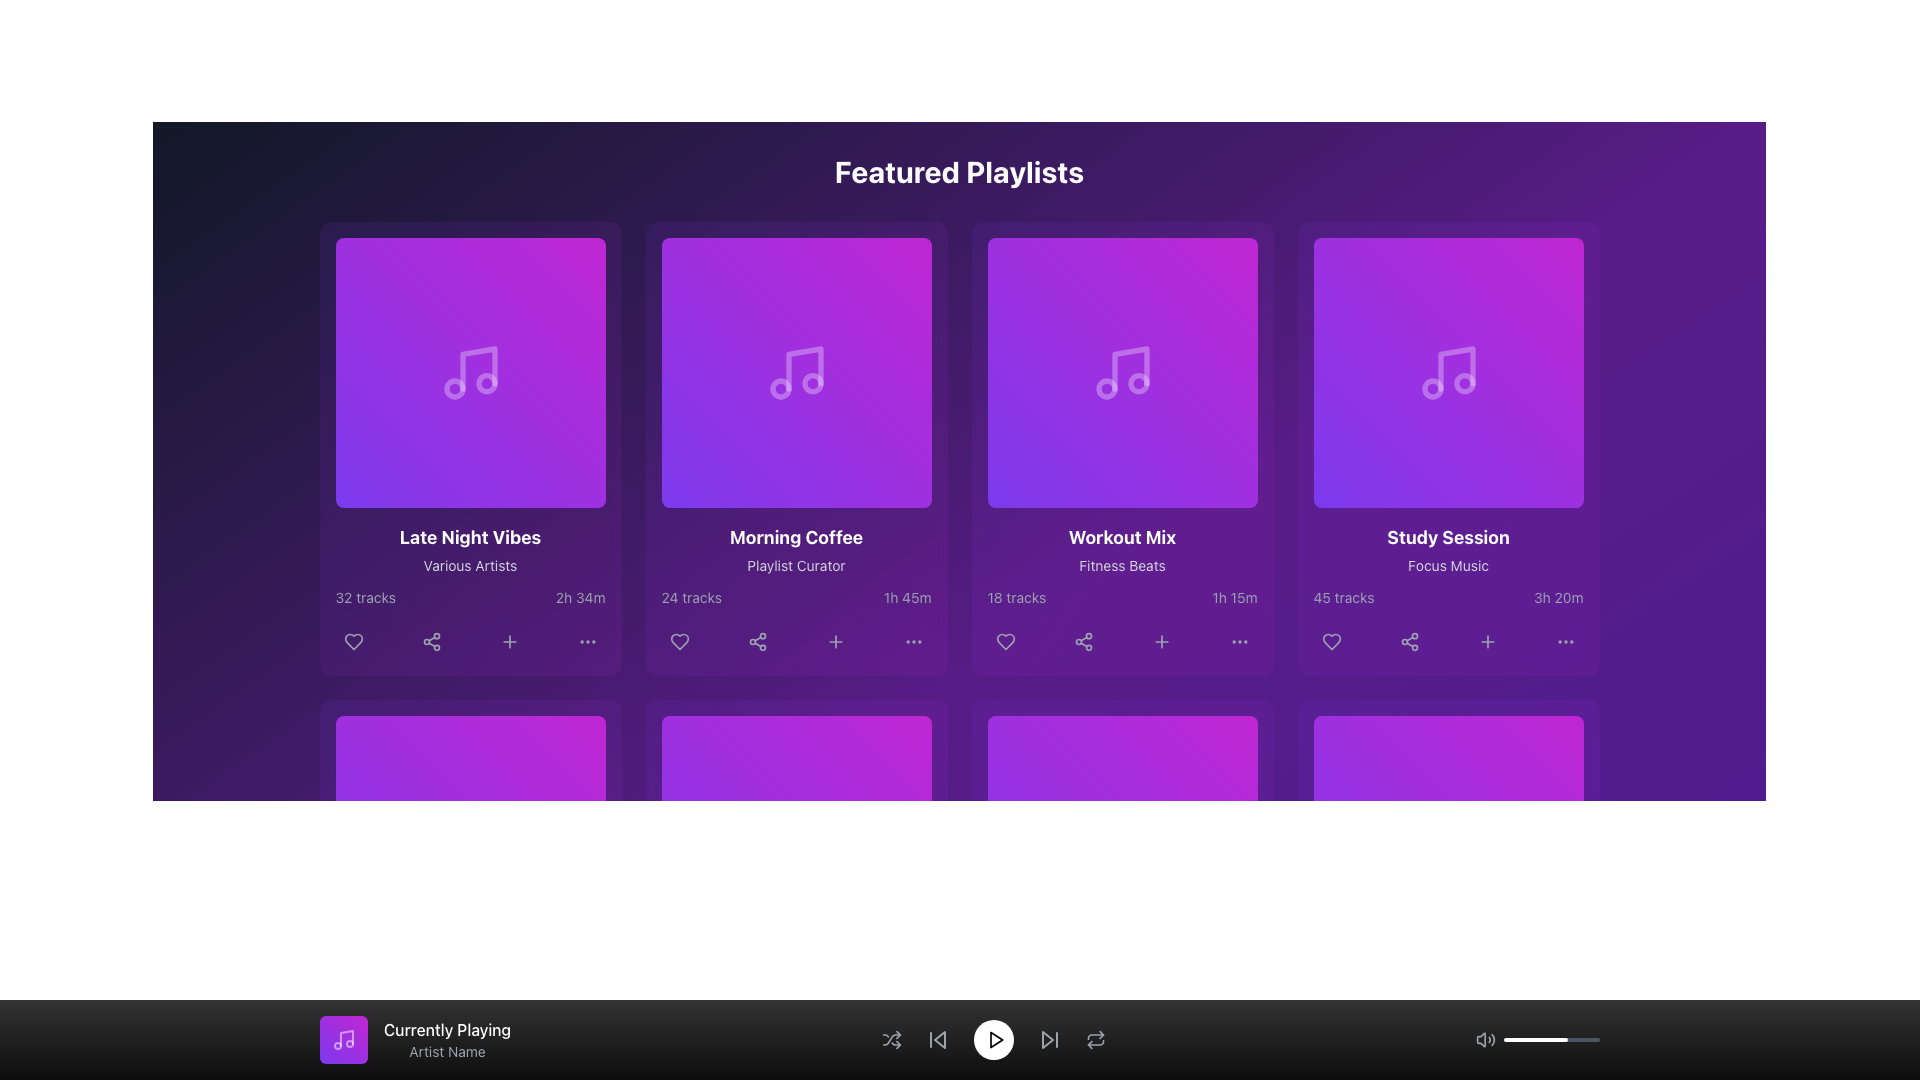 The height and width of the screenshot is (1080, 1920). Describe the element at coordinates (446, 1039) in the screenshot. I see `displayed text from the Text Display Component that shows 'Currently Playing' and 'Artist Name', located at the bottom center of the interface next to a violet music note icon` at that location.